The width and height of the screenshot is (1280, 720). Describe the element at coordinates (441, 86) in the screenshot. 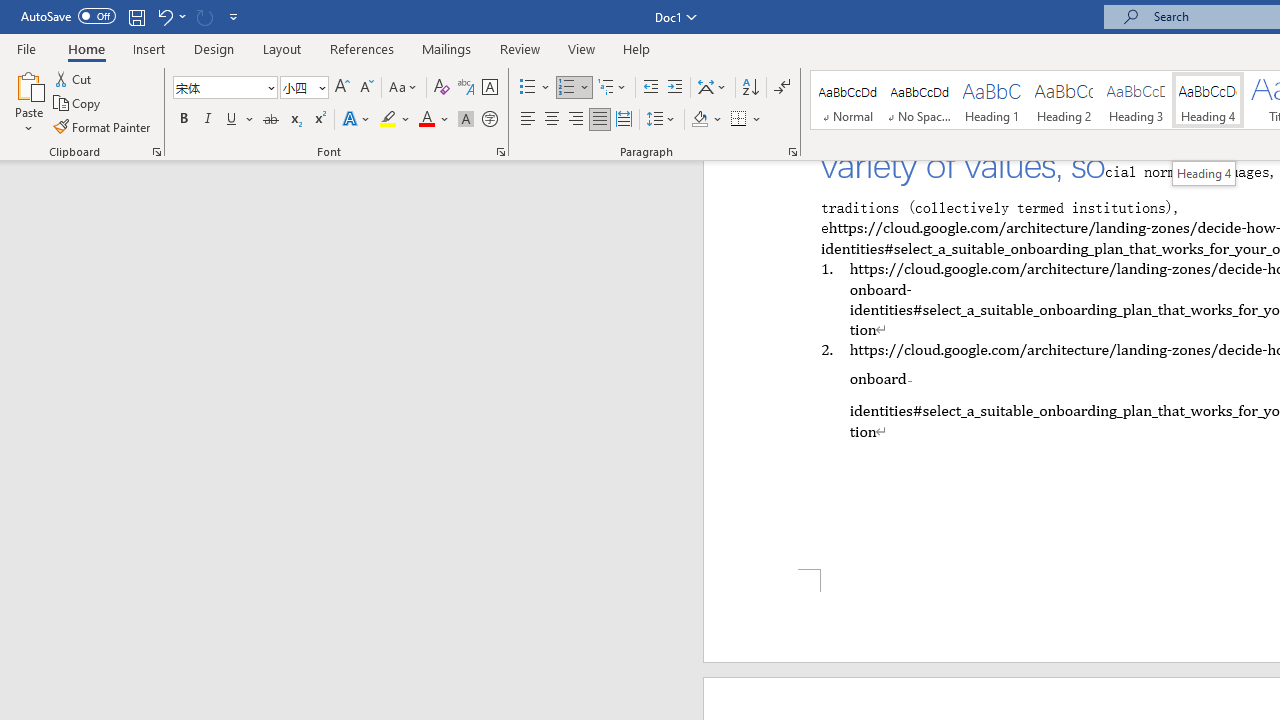

I see `'Clear Formatting'` at that location.